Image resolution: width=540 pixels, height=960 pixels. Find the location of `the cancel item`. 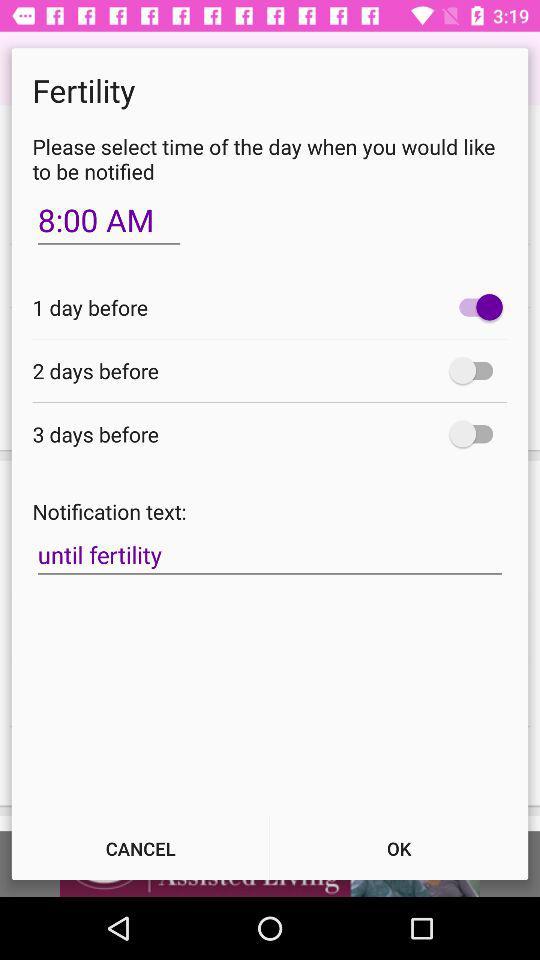

the cancel item is located at coordinates (139, 847).